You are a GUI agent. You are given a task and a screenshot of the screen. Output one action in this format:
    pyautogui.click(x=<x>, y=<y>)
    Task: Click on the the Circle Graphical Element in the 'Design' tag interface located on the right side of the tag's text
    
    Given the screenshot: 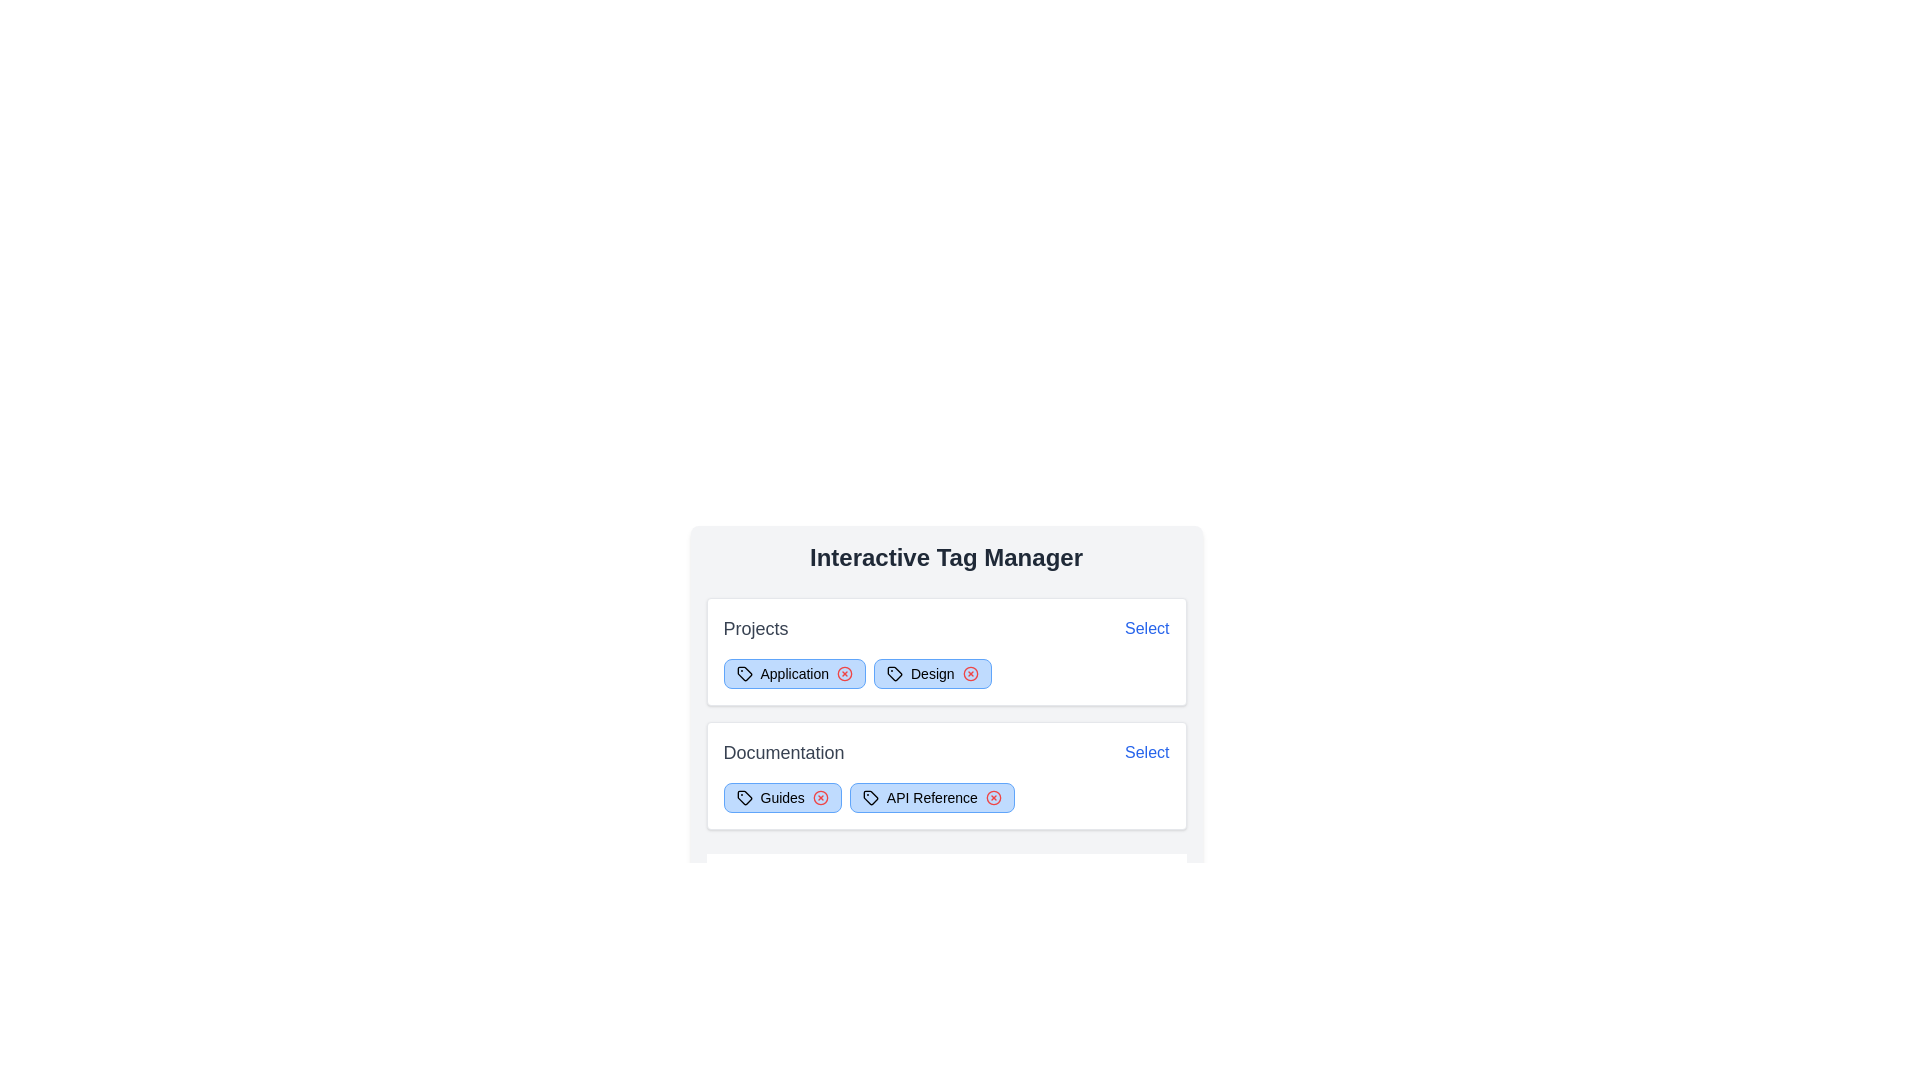 What is the action you would take?
    pyautogui.click(x=970, y=674)
    